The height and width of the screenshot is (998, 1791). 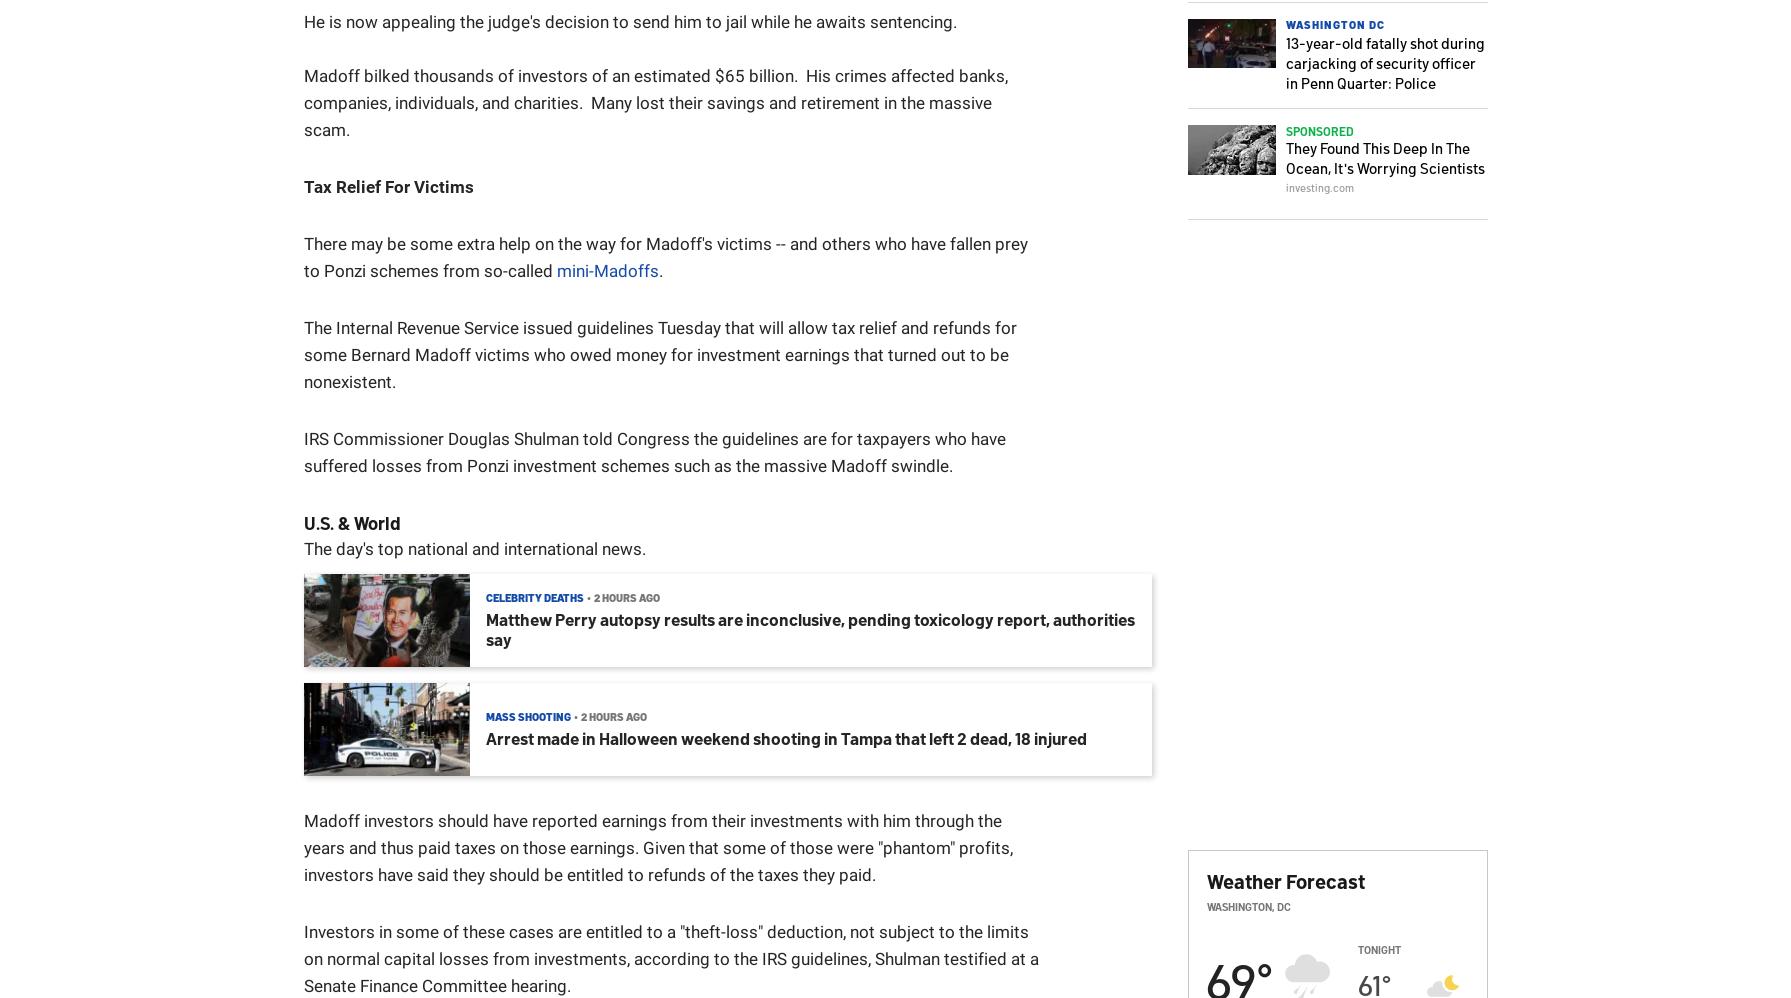 I want to click on '.', so click(x=661, y=269).